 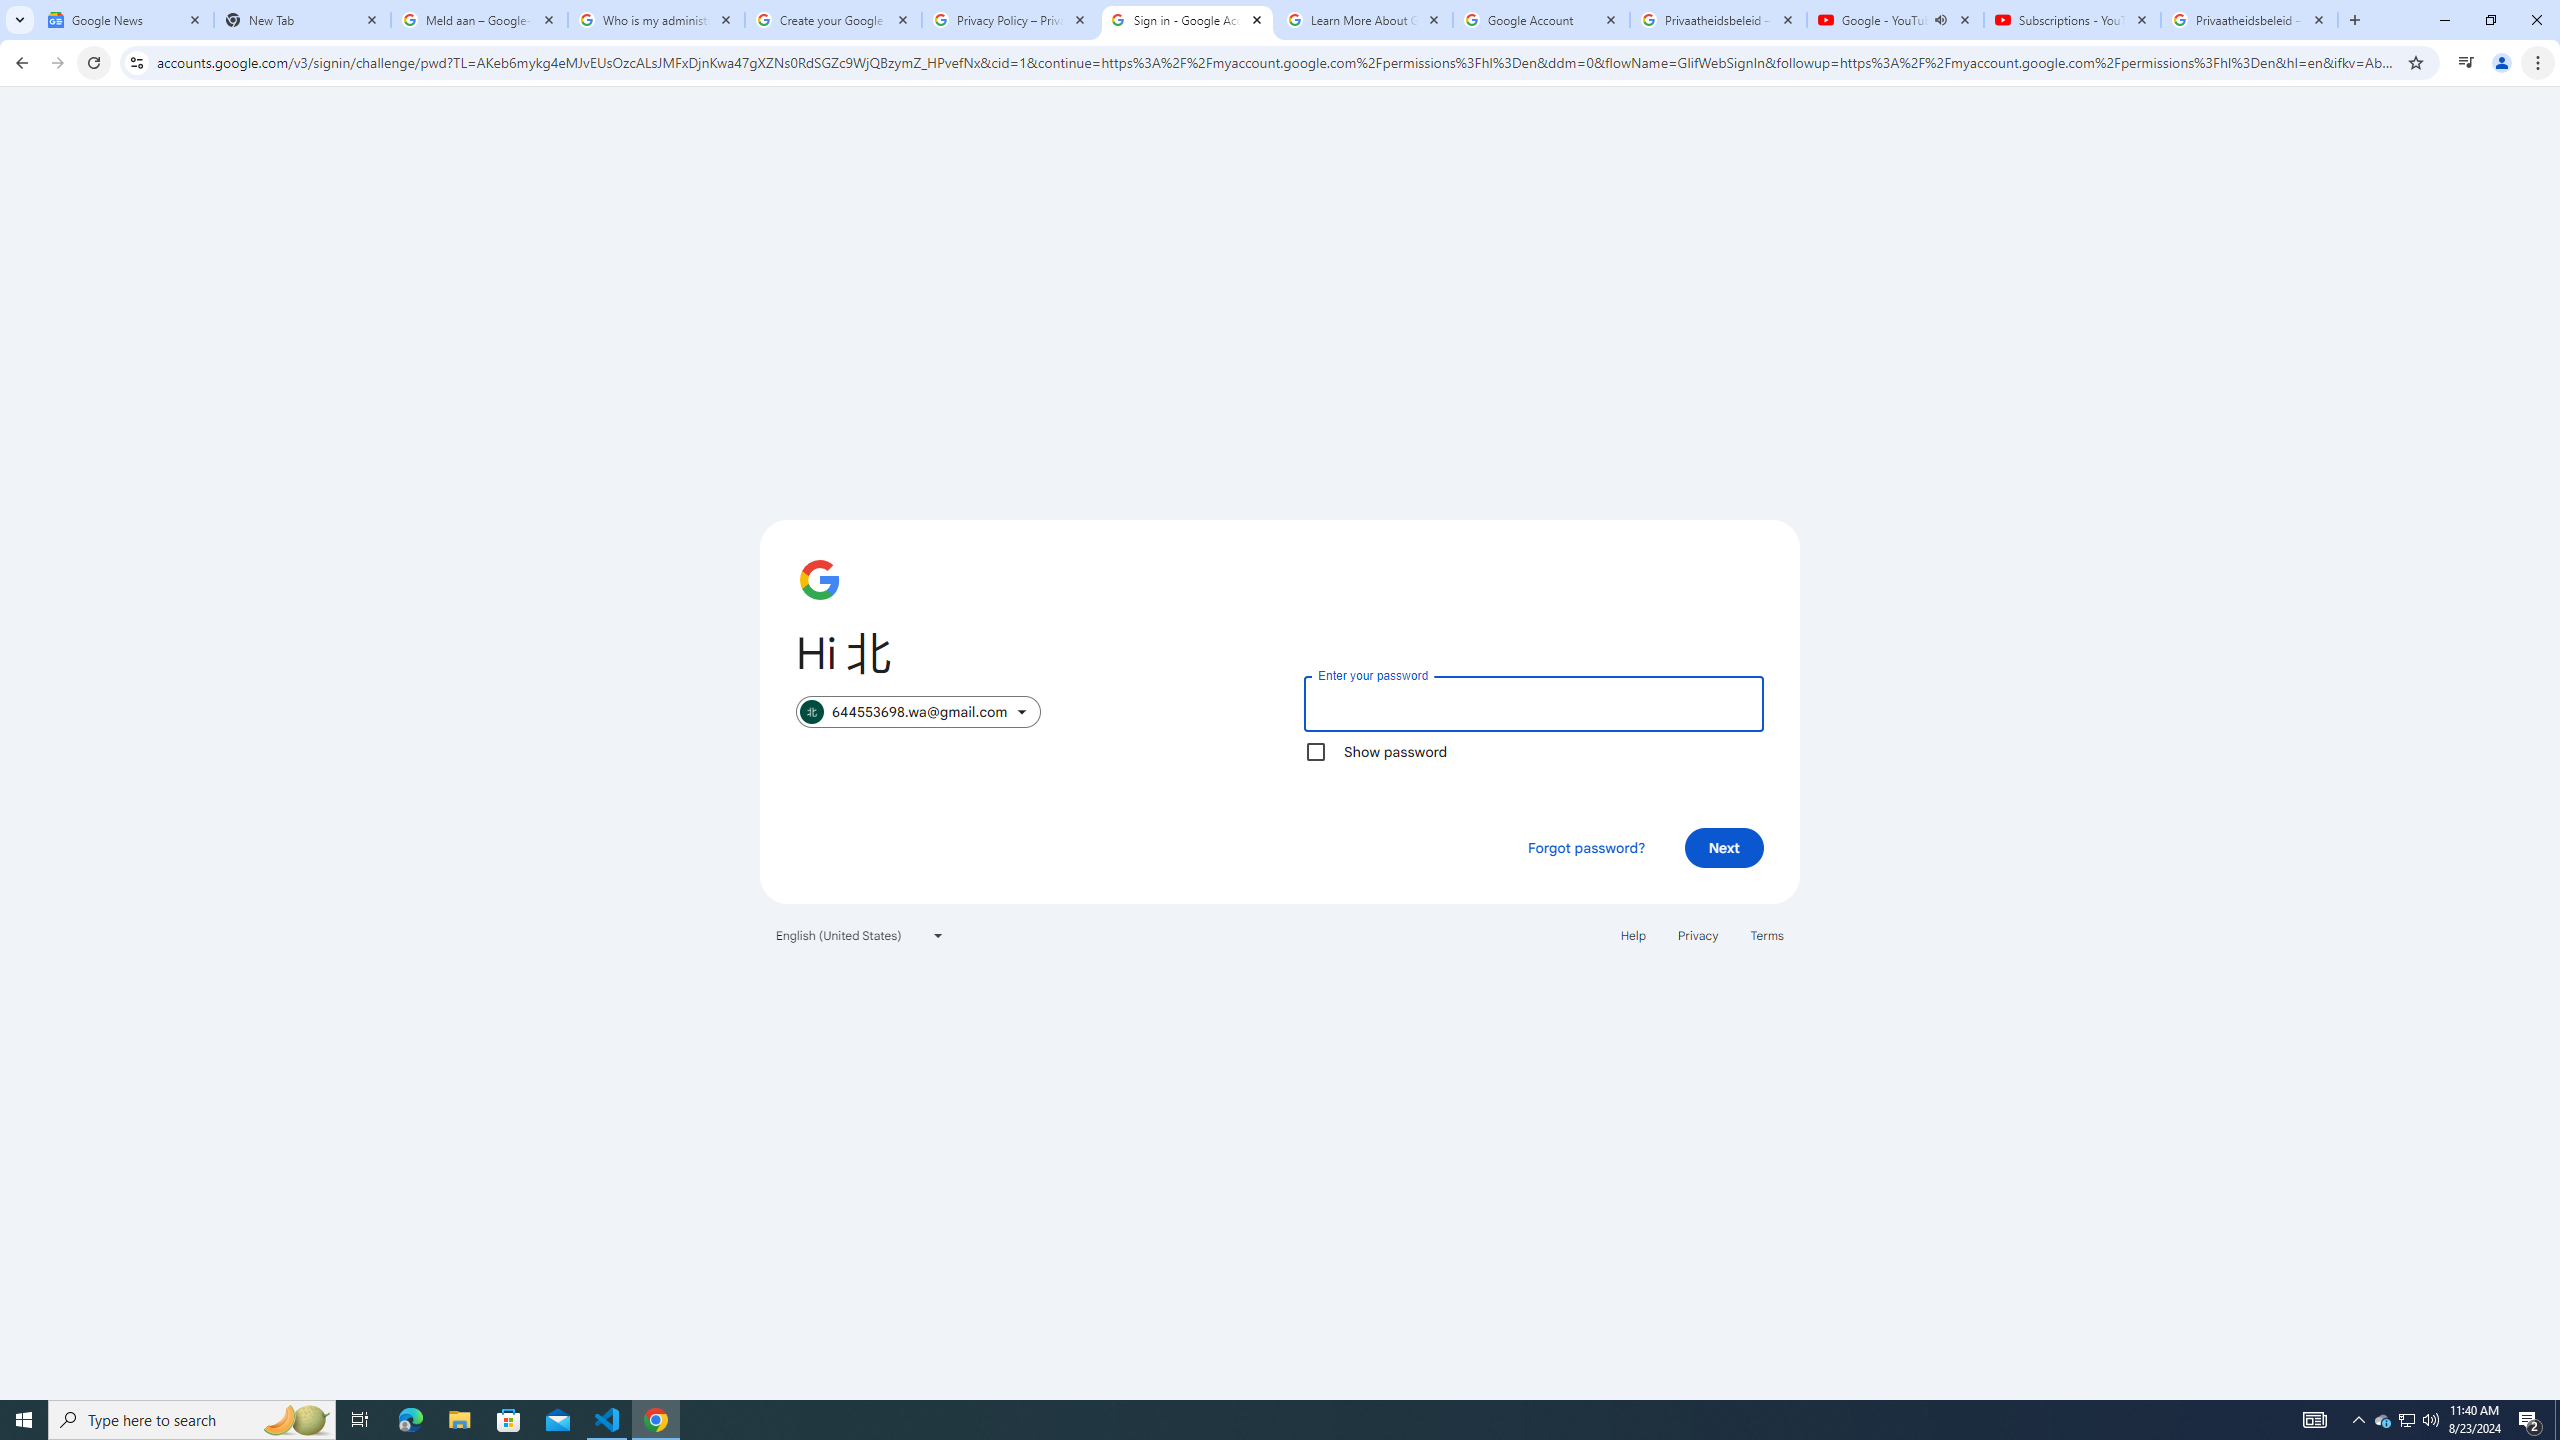 I want to click on 'Show password', so click(x=1314, y=750).